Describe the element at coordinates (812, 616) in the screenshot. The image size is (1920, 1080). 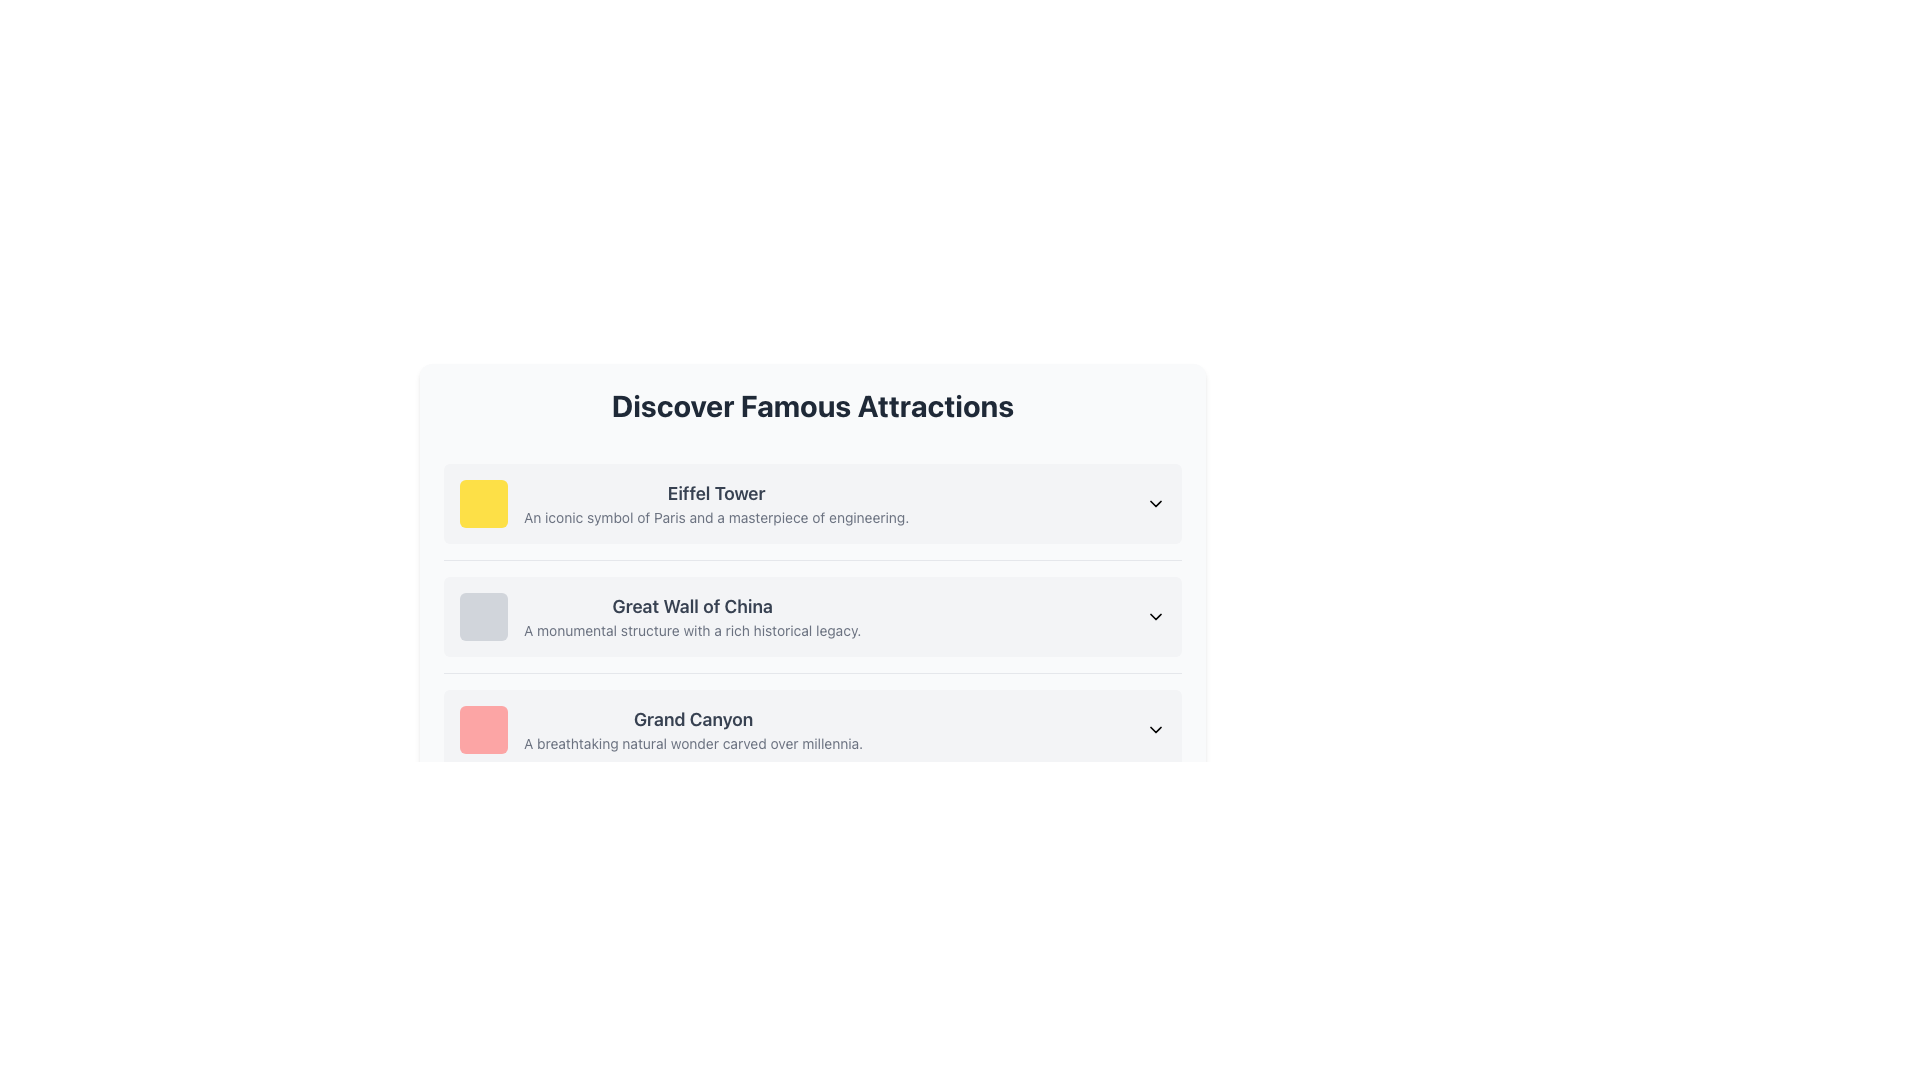
I see `the arrow icon on the right side of the list item for 'Great Wall of China'` at that location.